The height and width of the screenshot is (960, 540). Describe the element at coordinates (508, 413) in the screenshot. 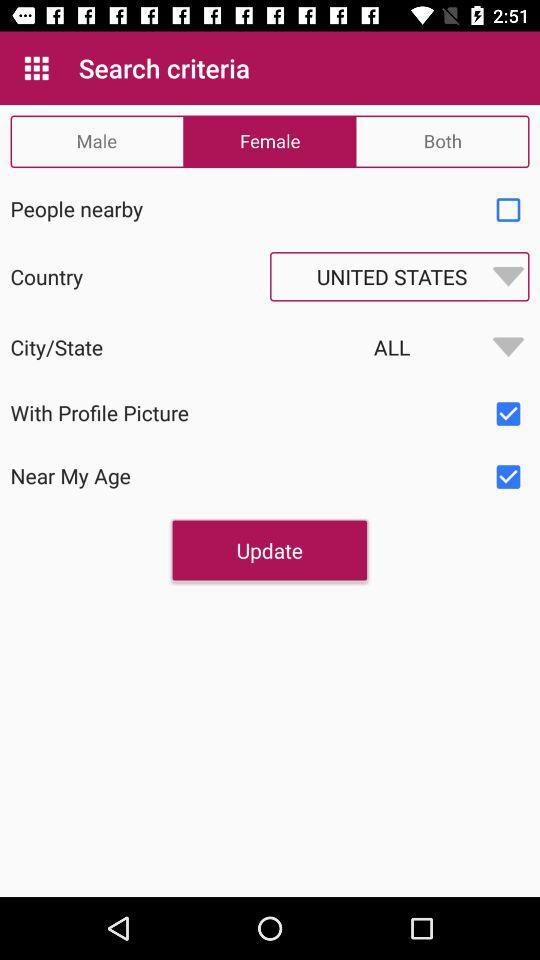

I see `search option with profile picture` at that location.